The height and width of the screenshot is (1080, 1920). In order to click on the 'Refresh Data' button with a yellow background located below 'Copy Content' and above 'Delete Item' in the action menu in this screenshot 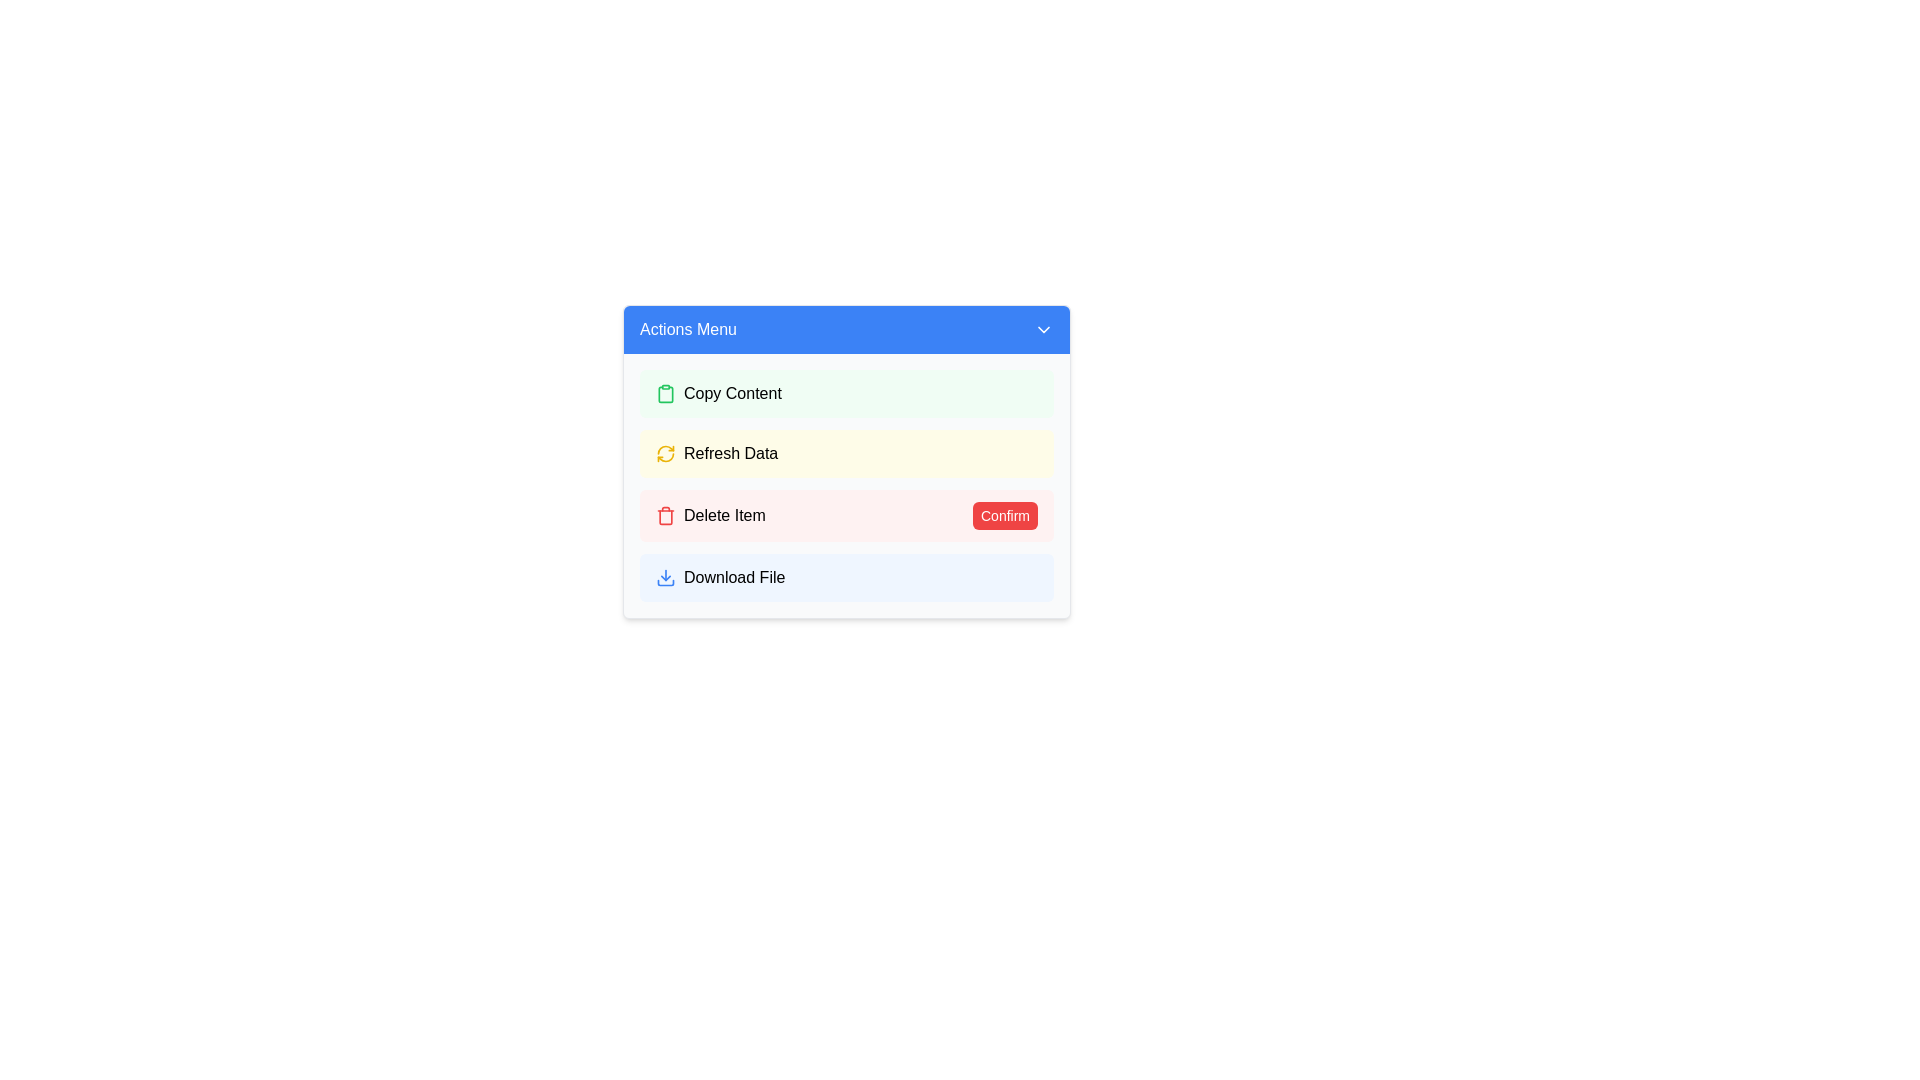, I will do `click(730, 454)`.